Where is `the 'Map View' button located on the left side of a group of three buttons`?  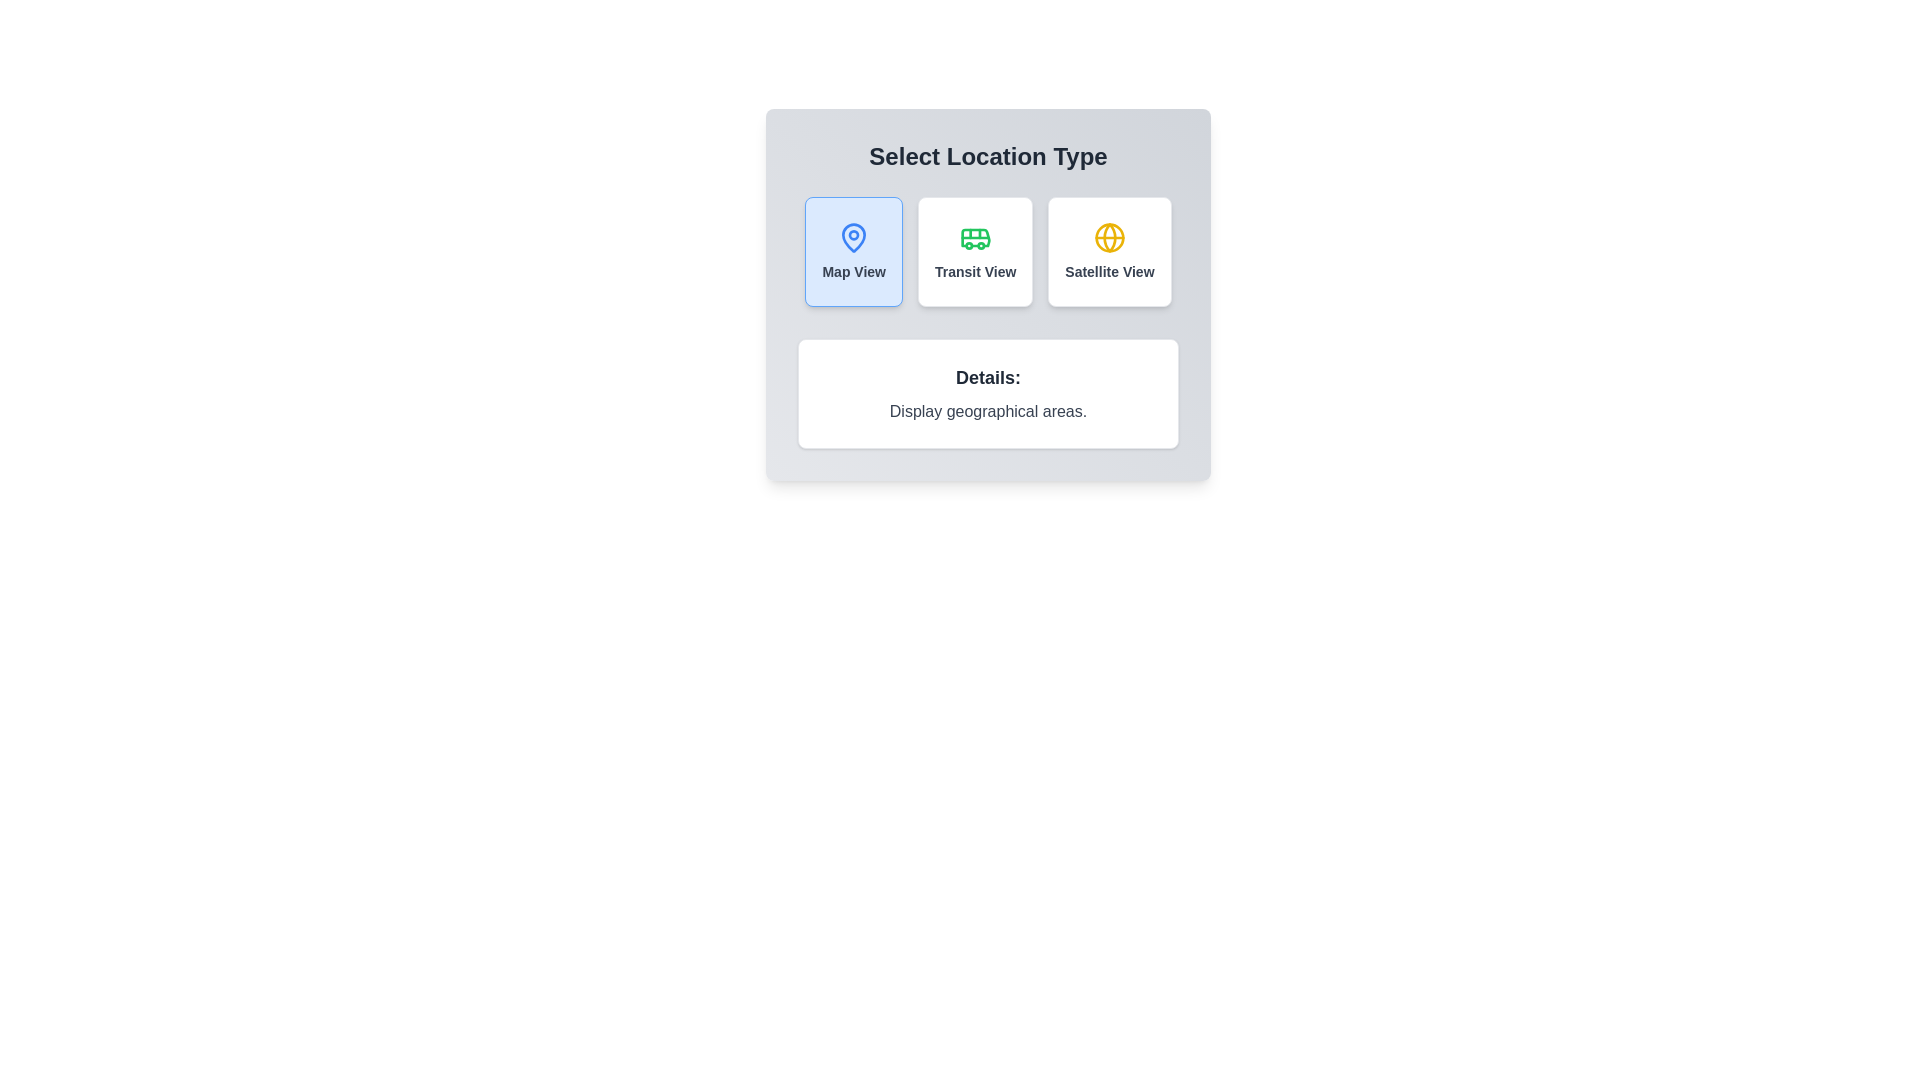
the 'Map View' button located on the left side of a group of three buttons is located at coordinates (854, 250).